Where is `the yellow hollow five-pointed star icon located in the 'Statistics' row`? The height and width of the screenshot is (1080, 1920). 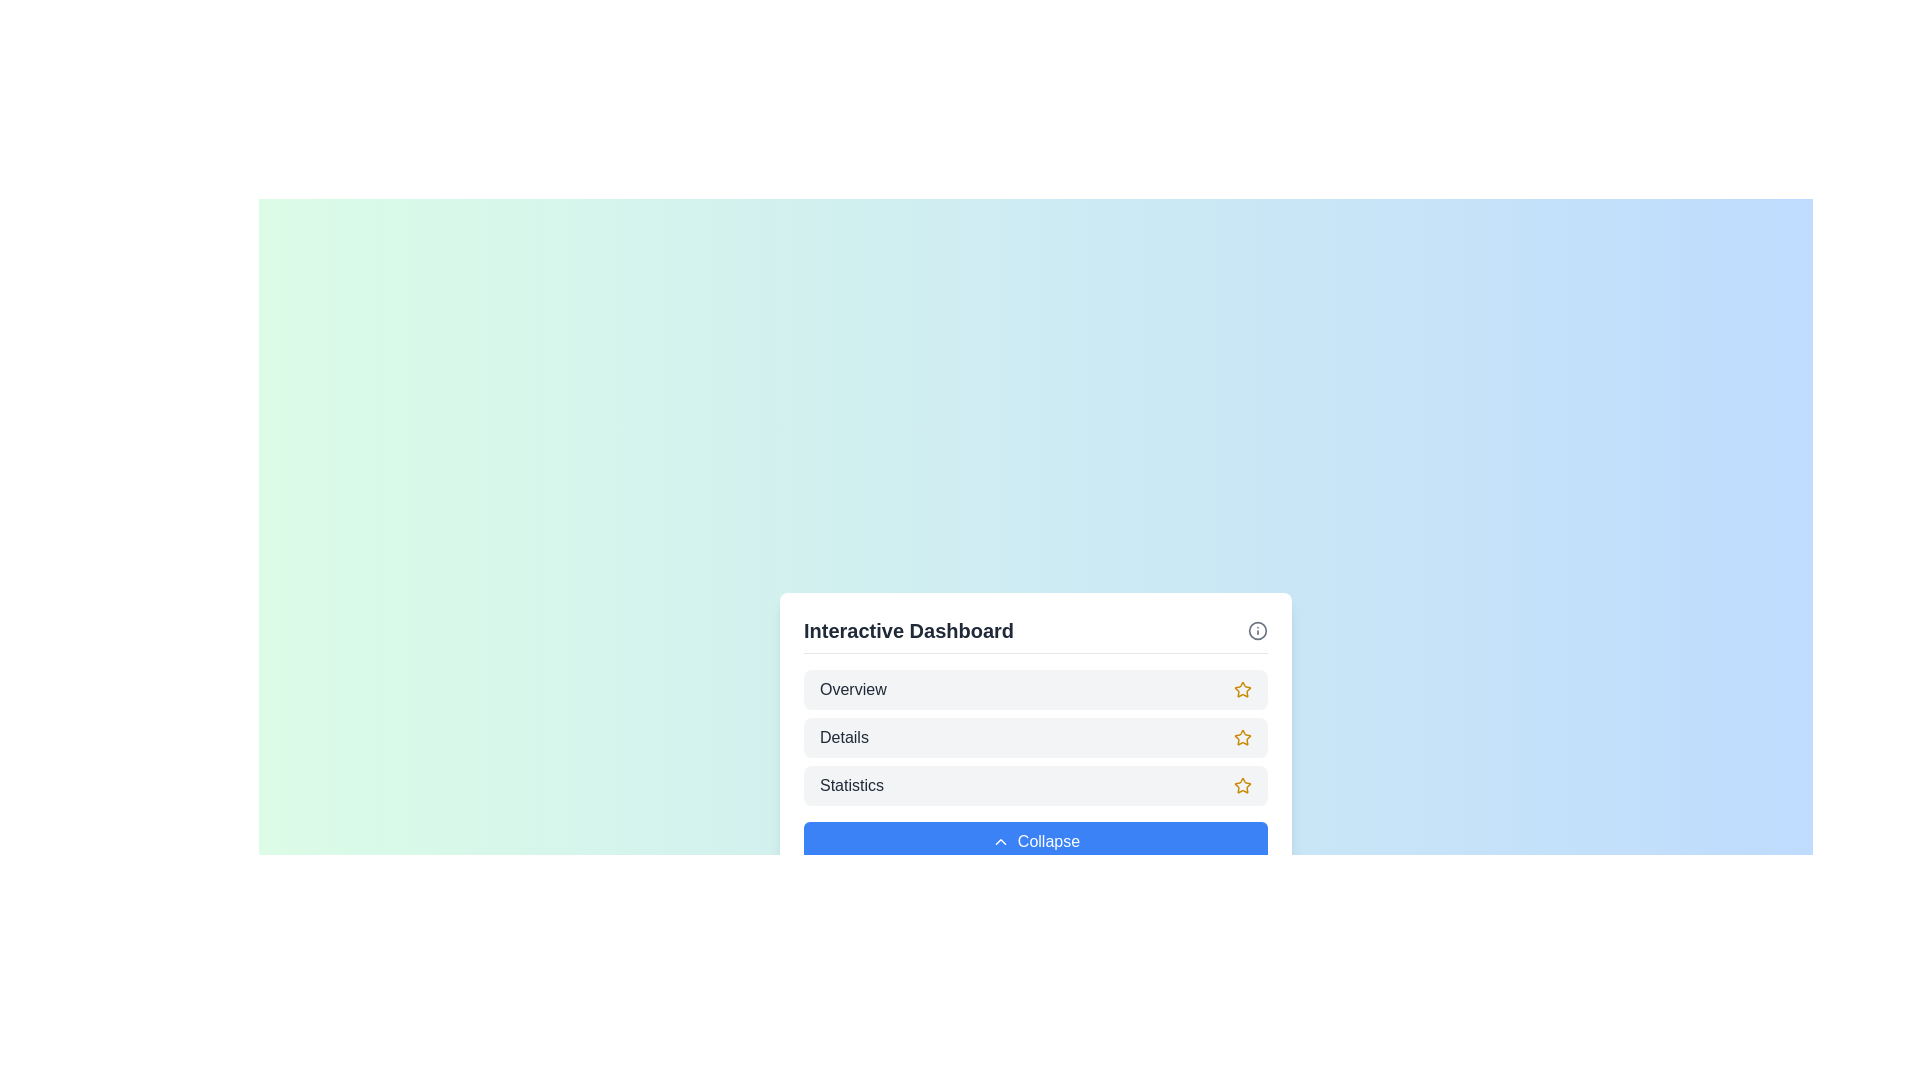 the yellow hollow five-pointed star icon located in the 'Statistics' row is located at coordinates (1242, 784).